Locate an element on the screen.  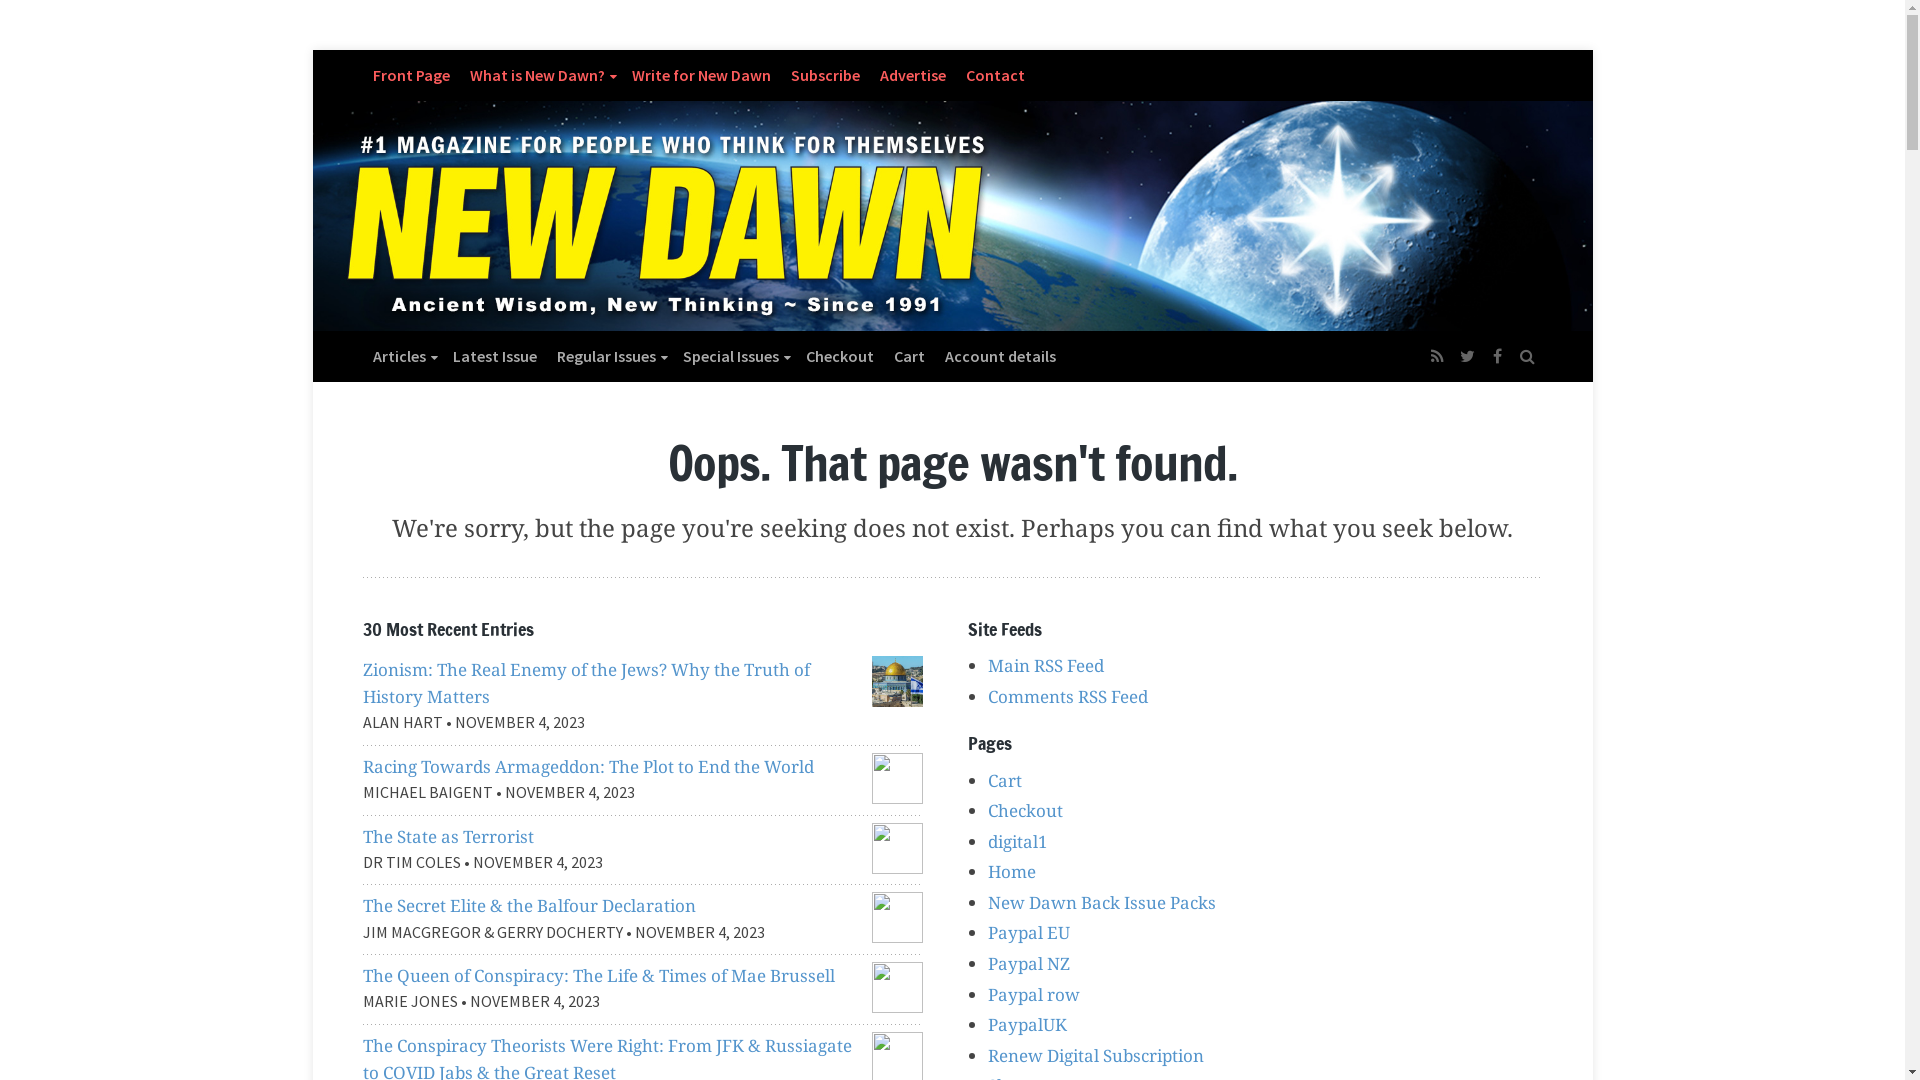
'Front Page' is located at coordinates (409, 73).